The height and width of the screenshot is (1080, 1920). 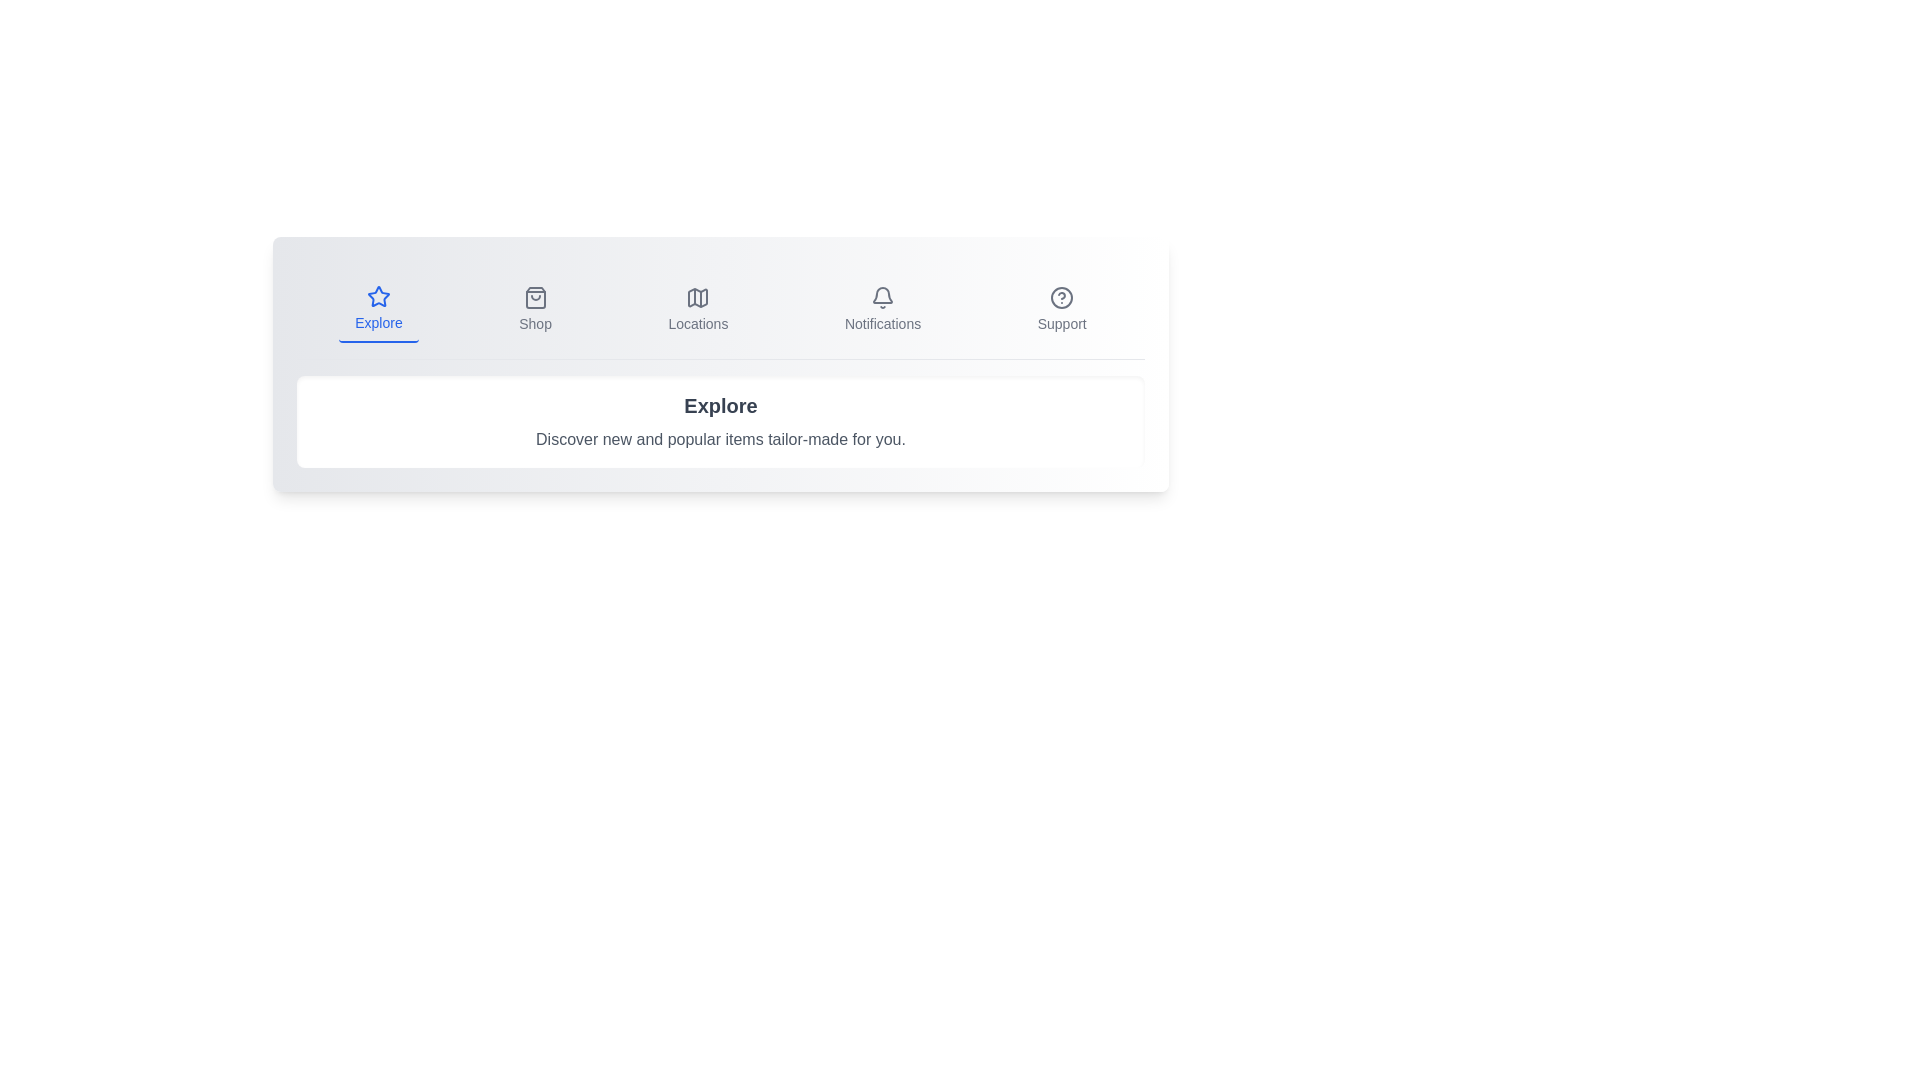 I want to click on the Text label in the navigation bar that clarifies the purpose of the shopping bag icon above it, so click(x=535, y=323).